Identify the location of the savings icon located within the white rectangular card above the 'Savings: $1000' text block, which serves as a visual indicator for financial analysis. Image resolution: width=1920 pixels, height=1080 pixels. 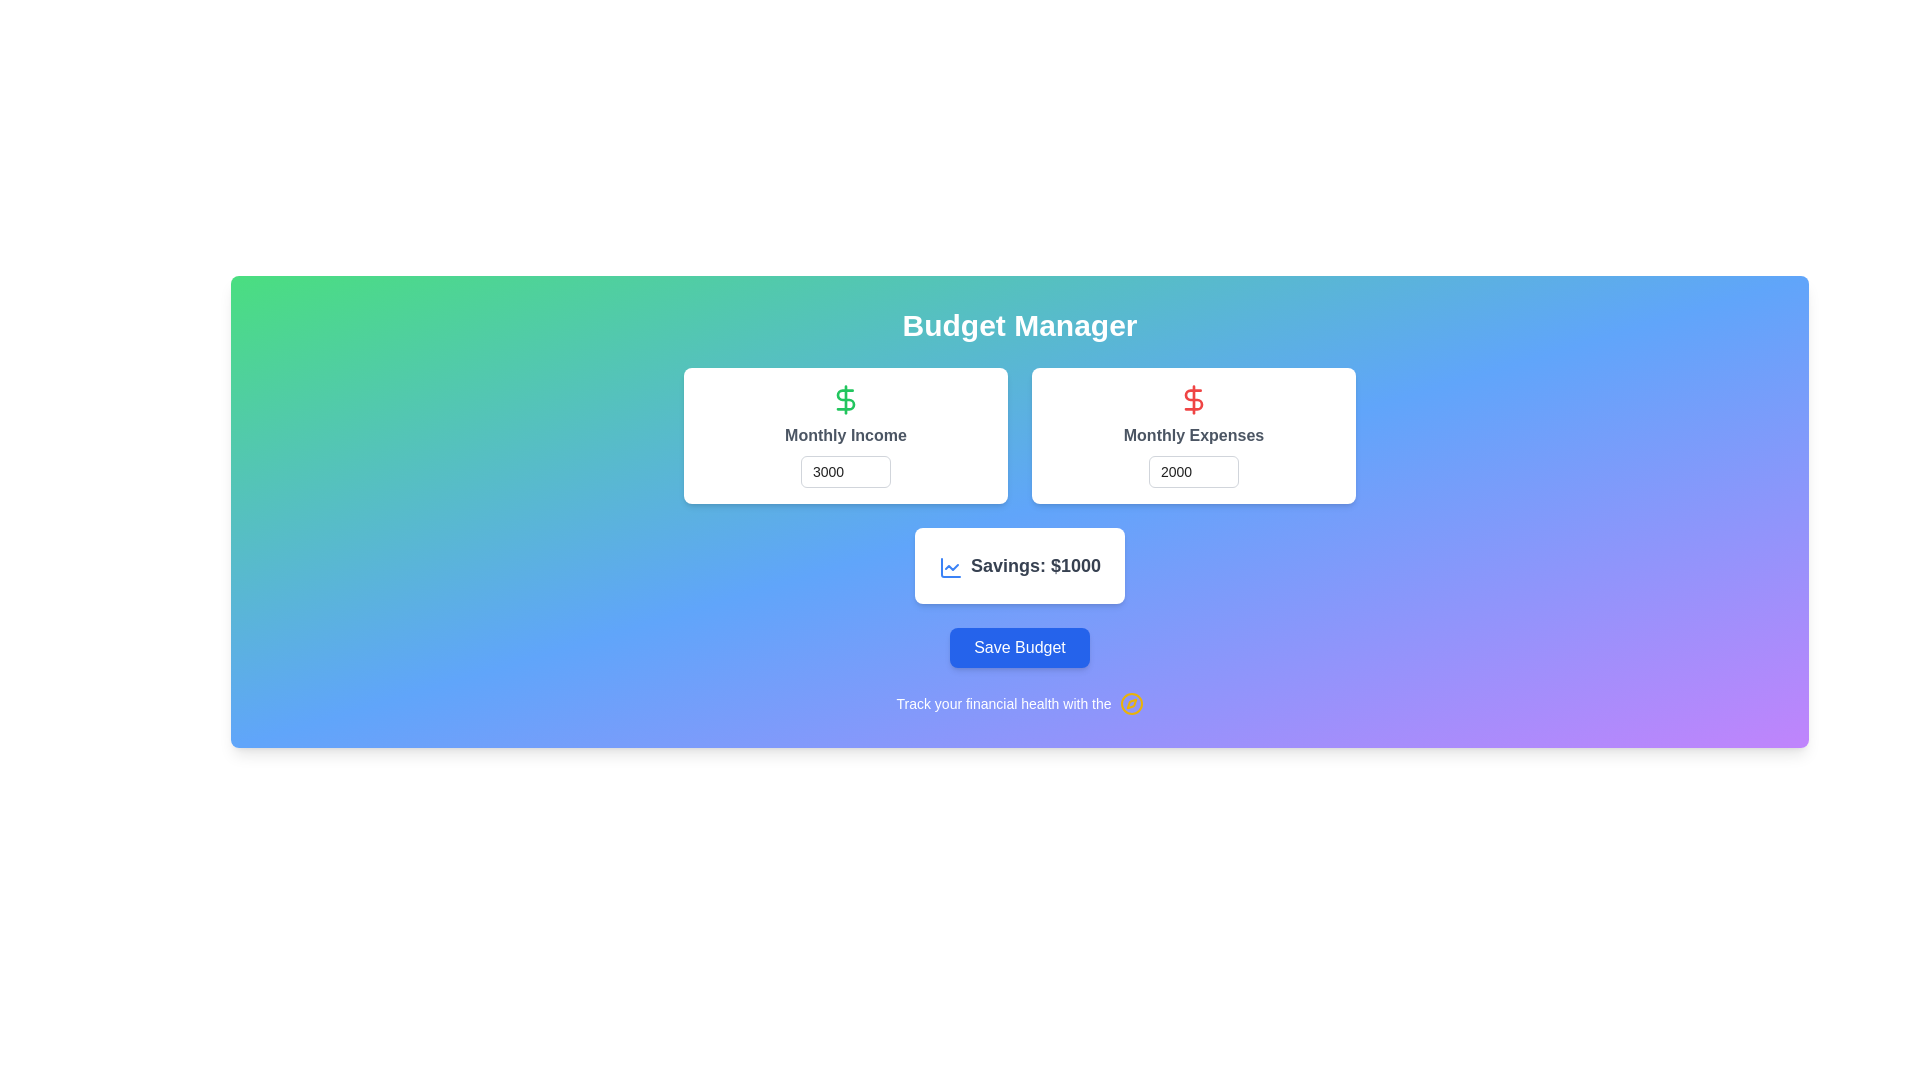
(949, 567).